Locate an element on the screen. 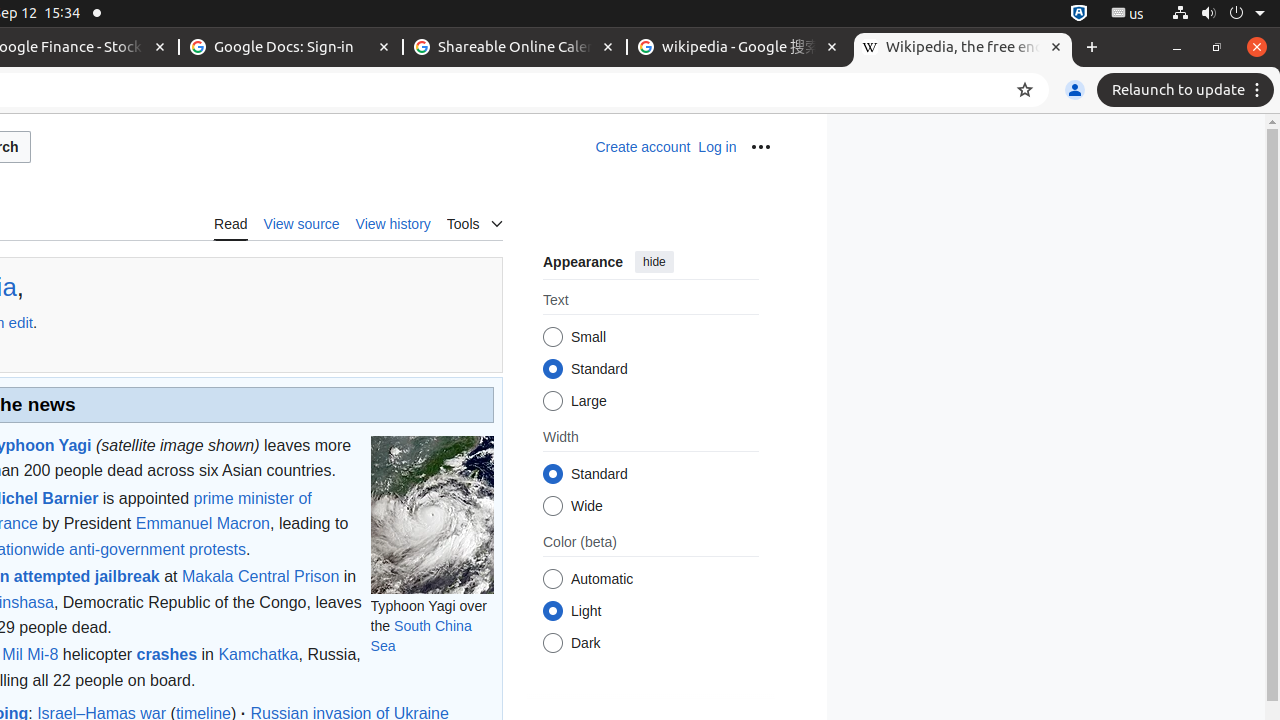 This screenshot has width=1280, height=720. 'Tools' is located at coordinates (473, 221).